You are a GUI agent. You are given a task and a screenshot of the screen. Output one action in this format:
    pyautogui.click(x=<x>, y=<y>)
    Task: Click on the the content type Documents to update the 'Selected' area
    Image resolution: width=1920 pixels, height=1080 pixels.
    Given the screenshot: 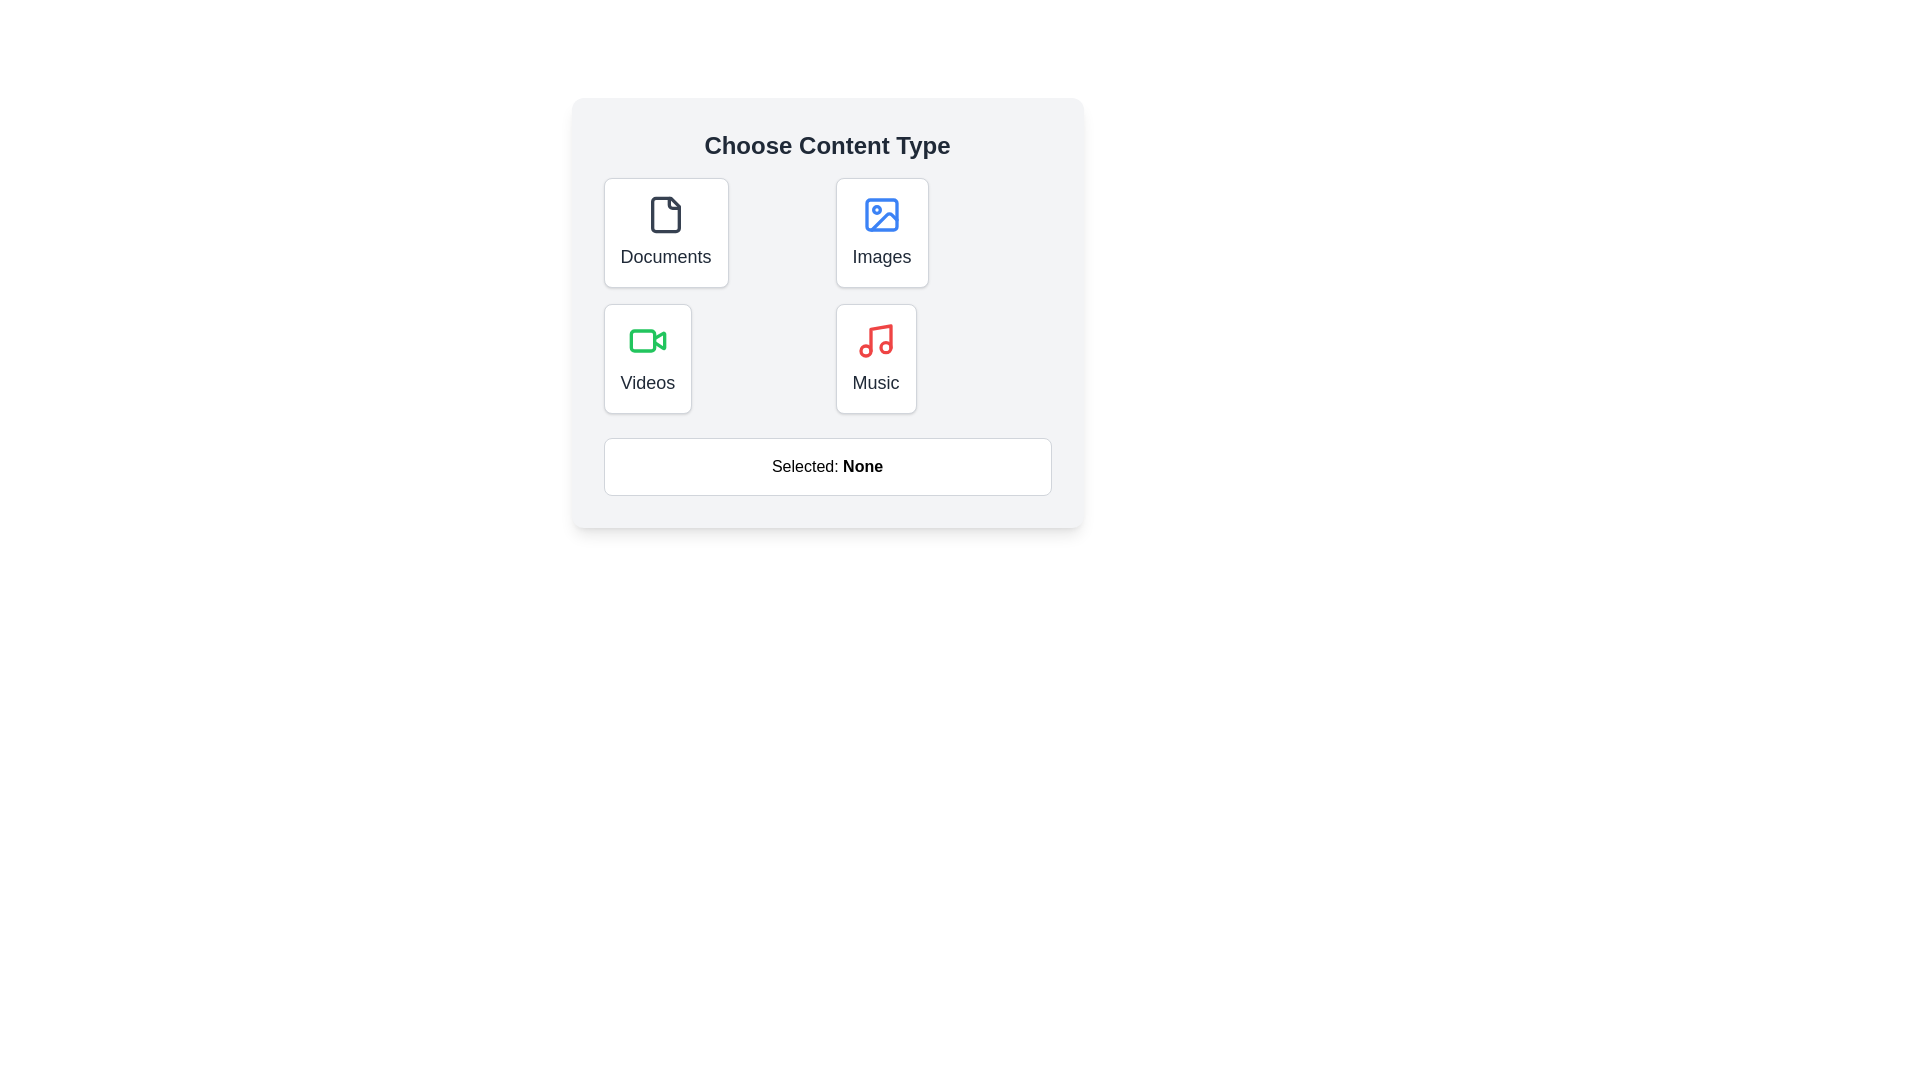 What is the action you would take?
    pyautogui.click(x=666, y=231)
    